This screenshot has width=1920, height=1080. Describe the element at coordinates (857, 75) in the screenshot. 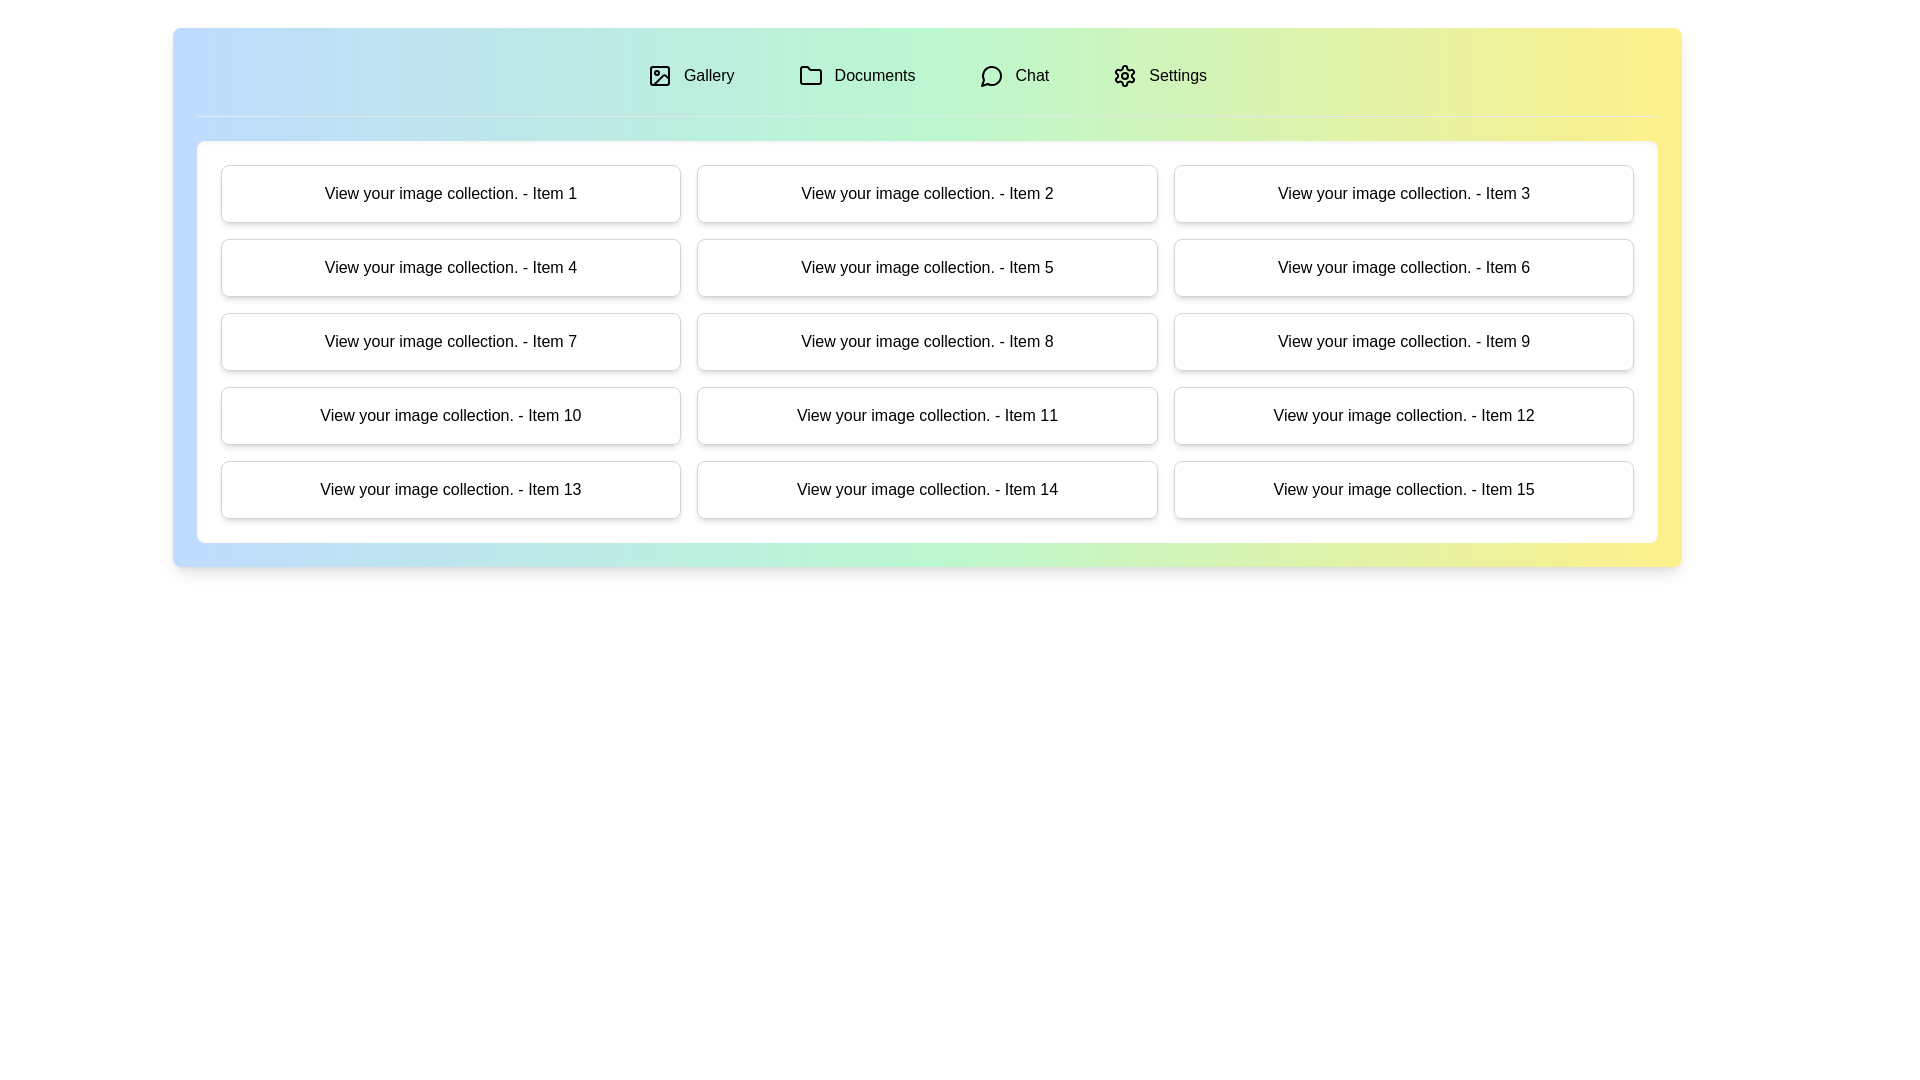

I see `the tab labeled Documents to preview its content` at that location.